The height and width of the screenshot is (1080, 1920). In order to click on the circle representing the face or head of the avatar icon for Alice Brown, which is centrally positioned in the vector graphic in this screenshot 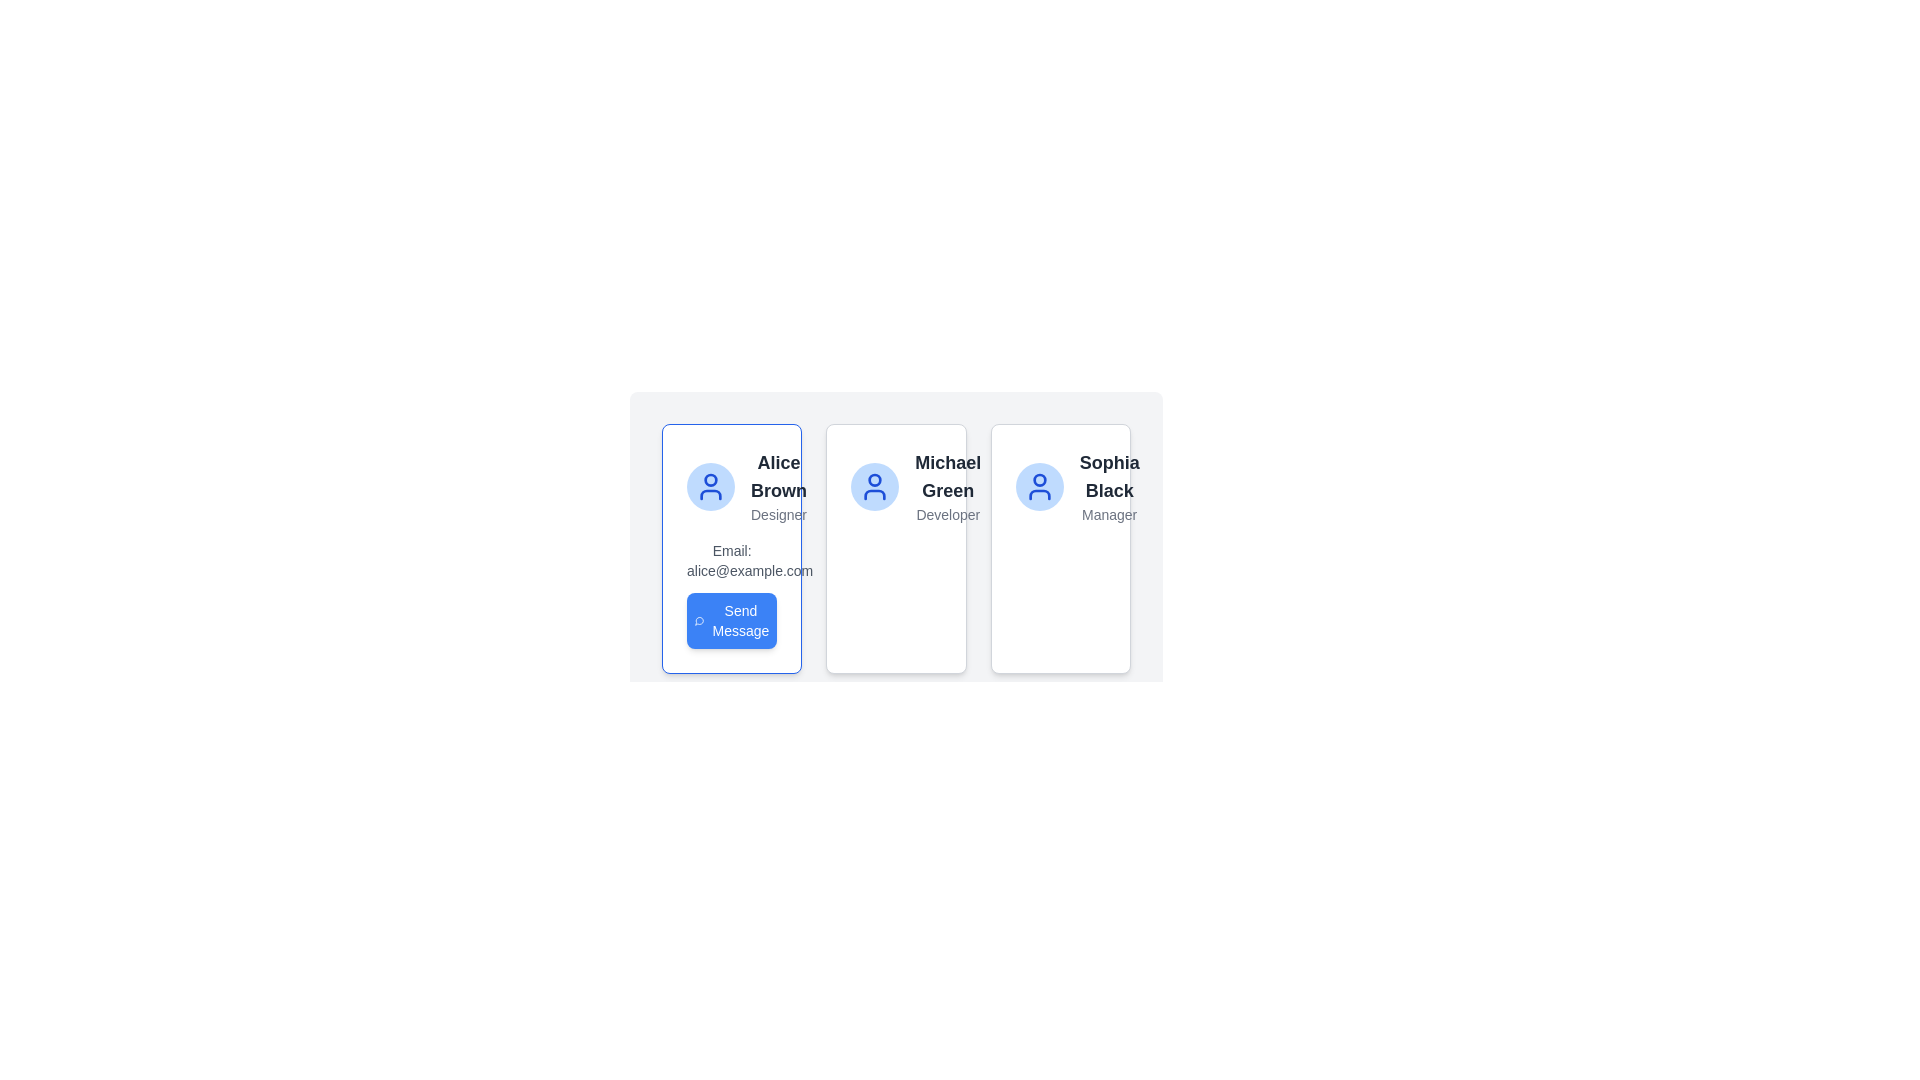, I will do `click(710, 479)`.